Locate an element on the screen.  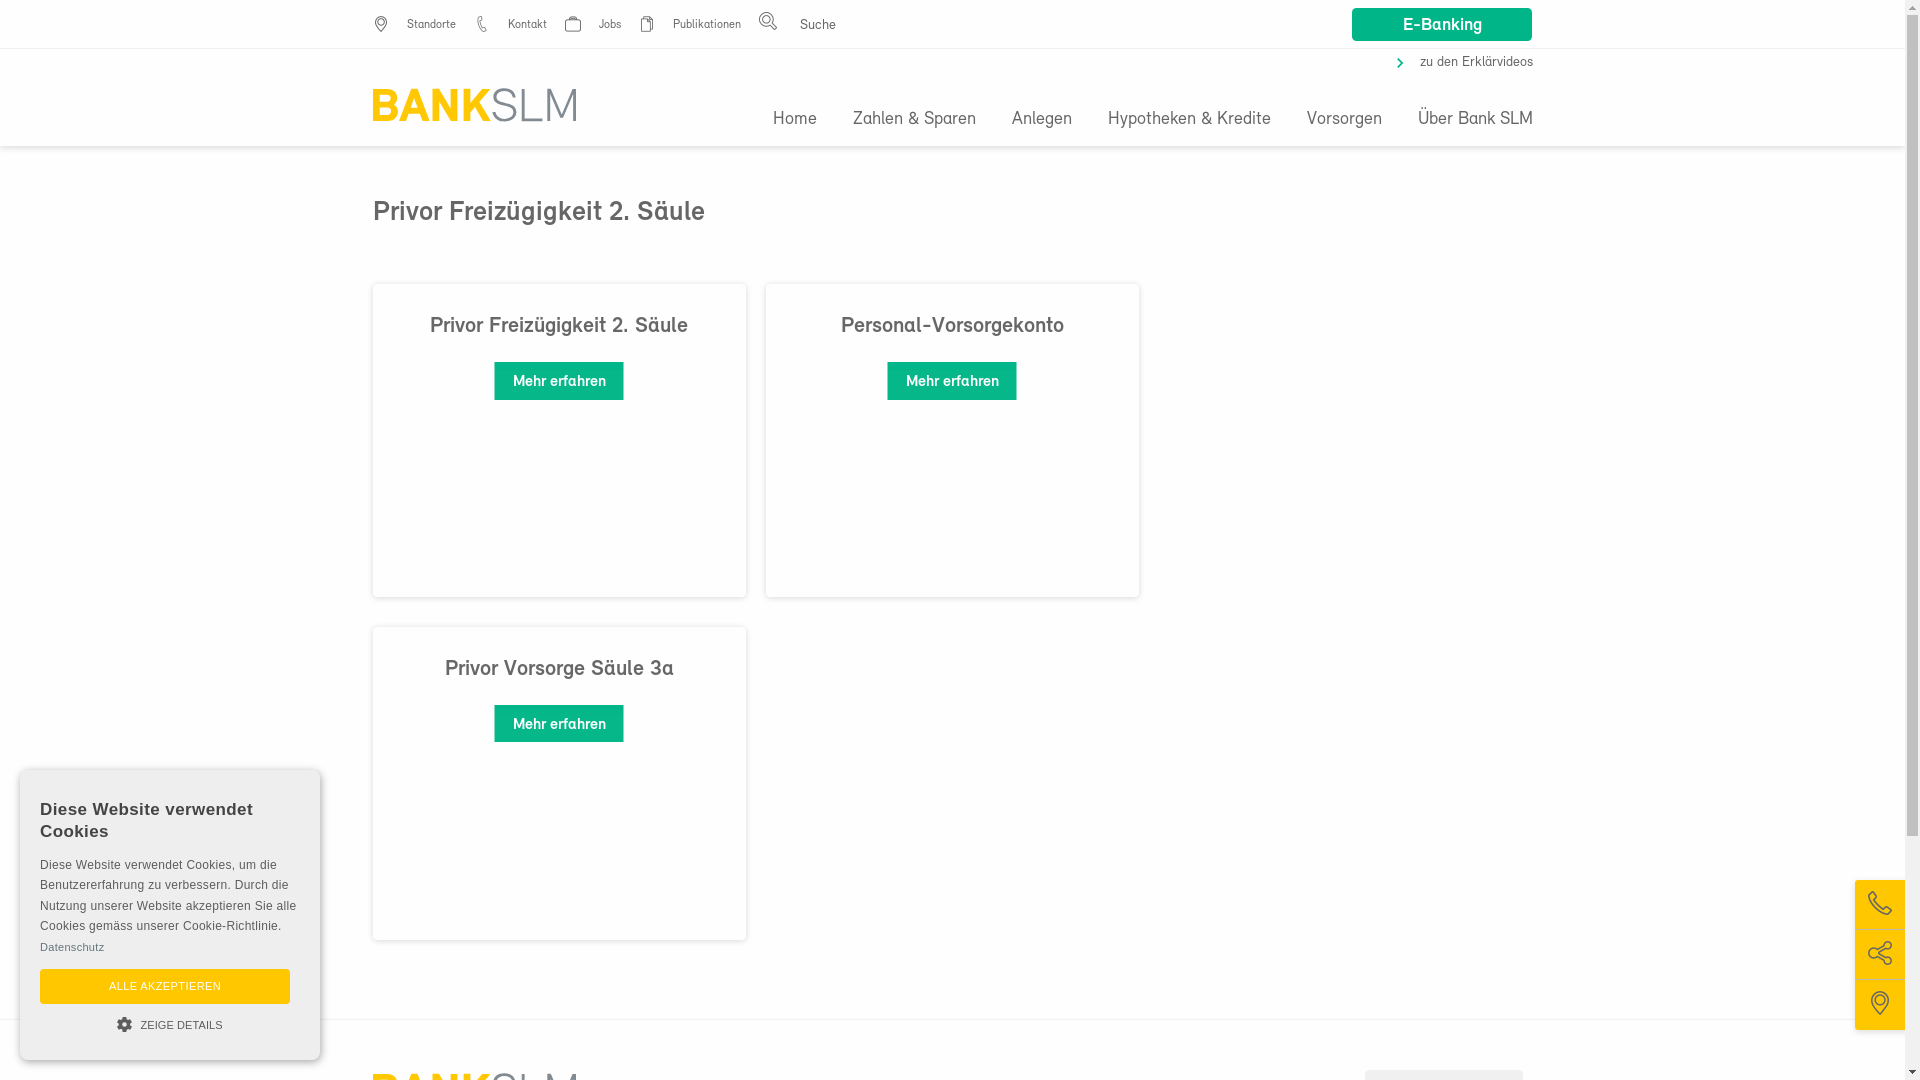
'Hypotheken & Kredite' is located at coordinates (1189, 119).